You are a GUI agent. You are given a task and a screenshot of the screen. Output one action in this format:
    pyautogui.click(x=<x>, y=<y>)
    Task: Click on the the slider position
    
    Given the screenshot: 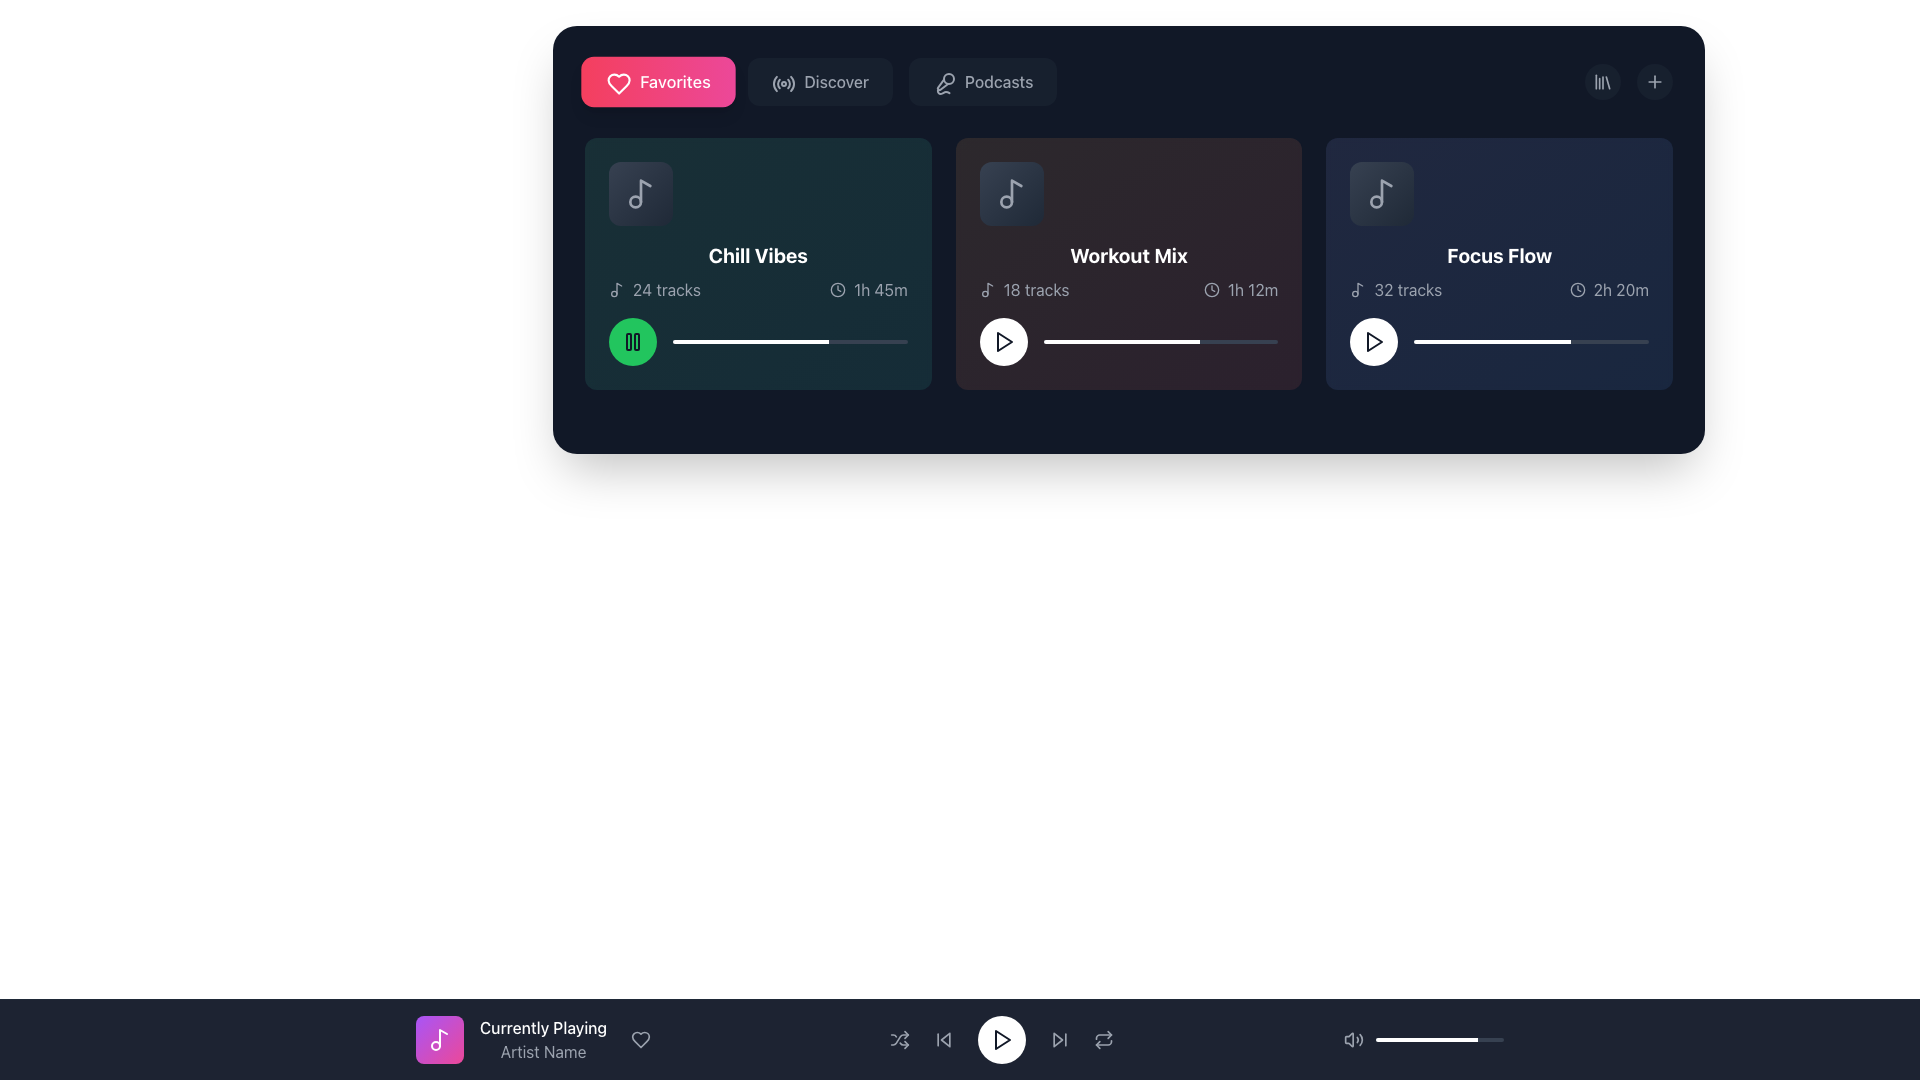 What is the action you would take?
    pyautogui.click(x=1577, y=341)
    